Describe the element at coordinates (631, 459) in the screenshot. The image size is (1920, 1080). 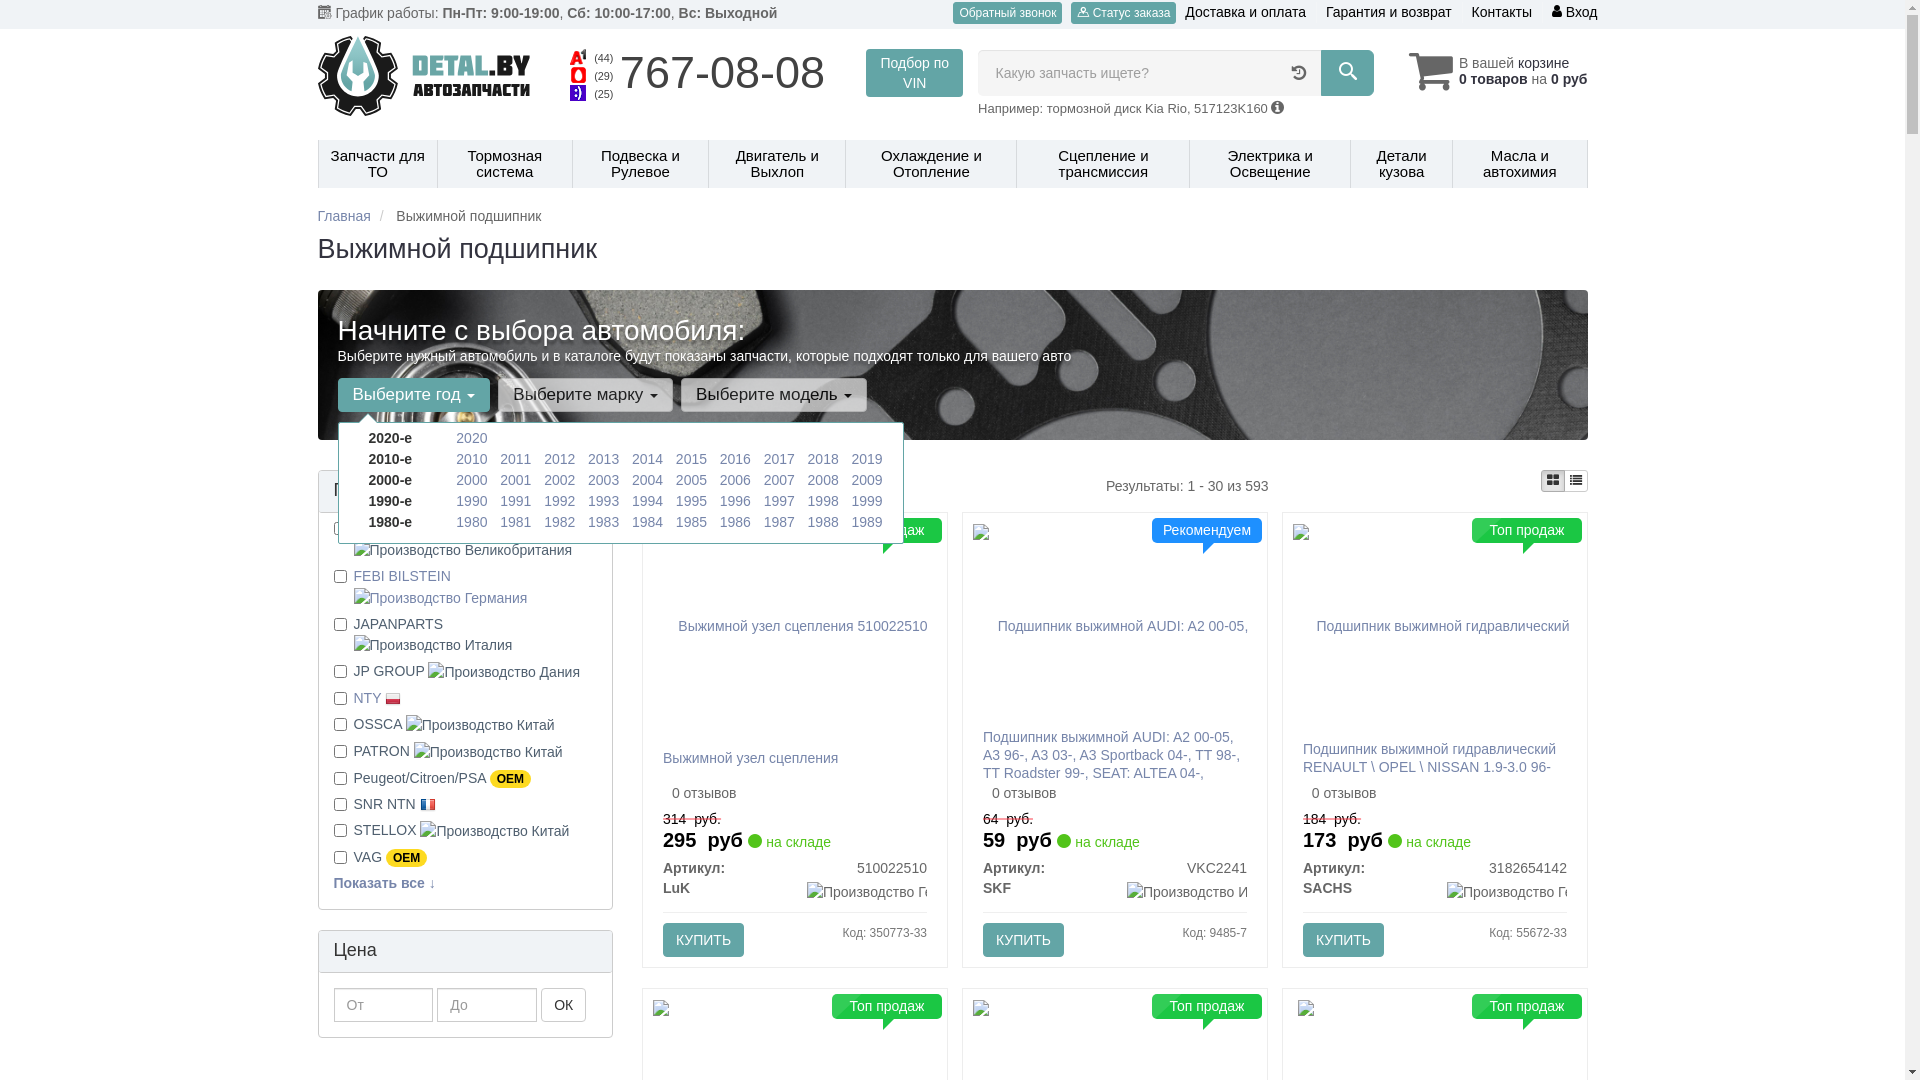
I see `'2014'` at that location.